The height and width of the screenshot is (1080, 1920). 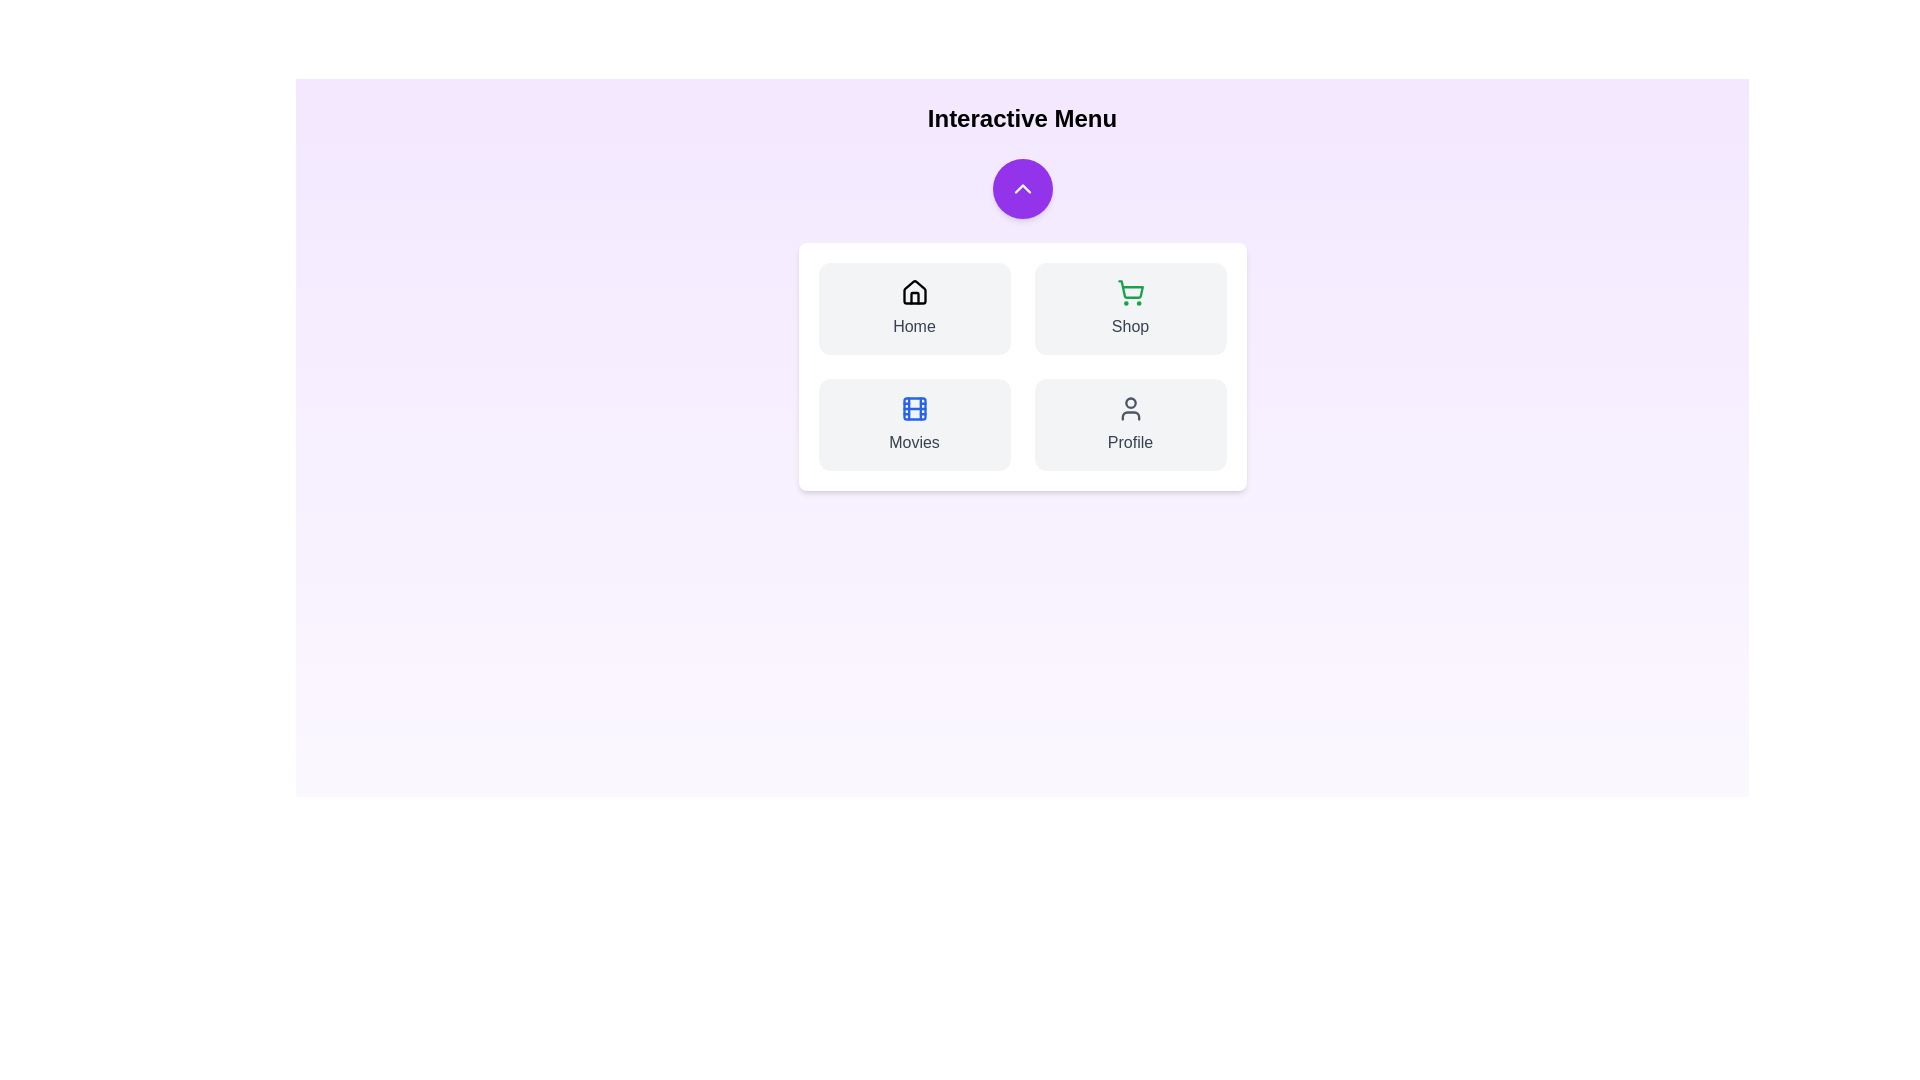 What do you see at coordinates (1130, 423) in the screenshot?
I see `the Profile button in the InteractiveNavbar component` at bounding box center [1130, 423].